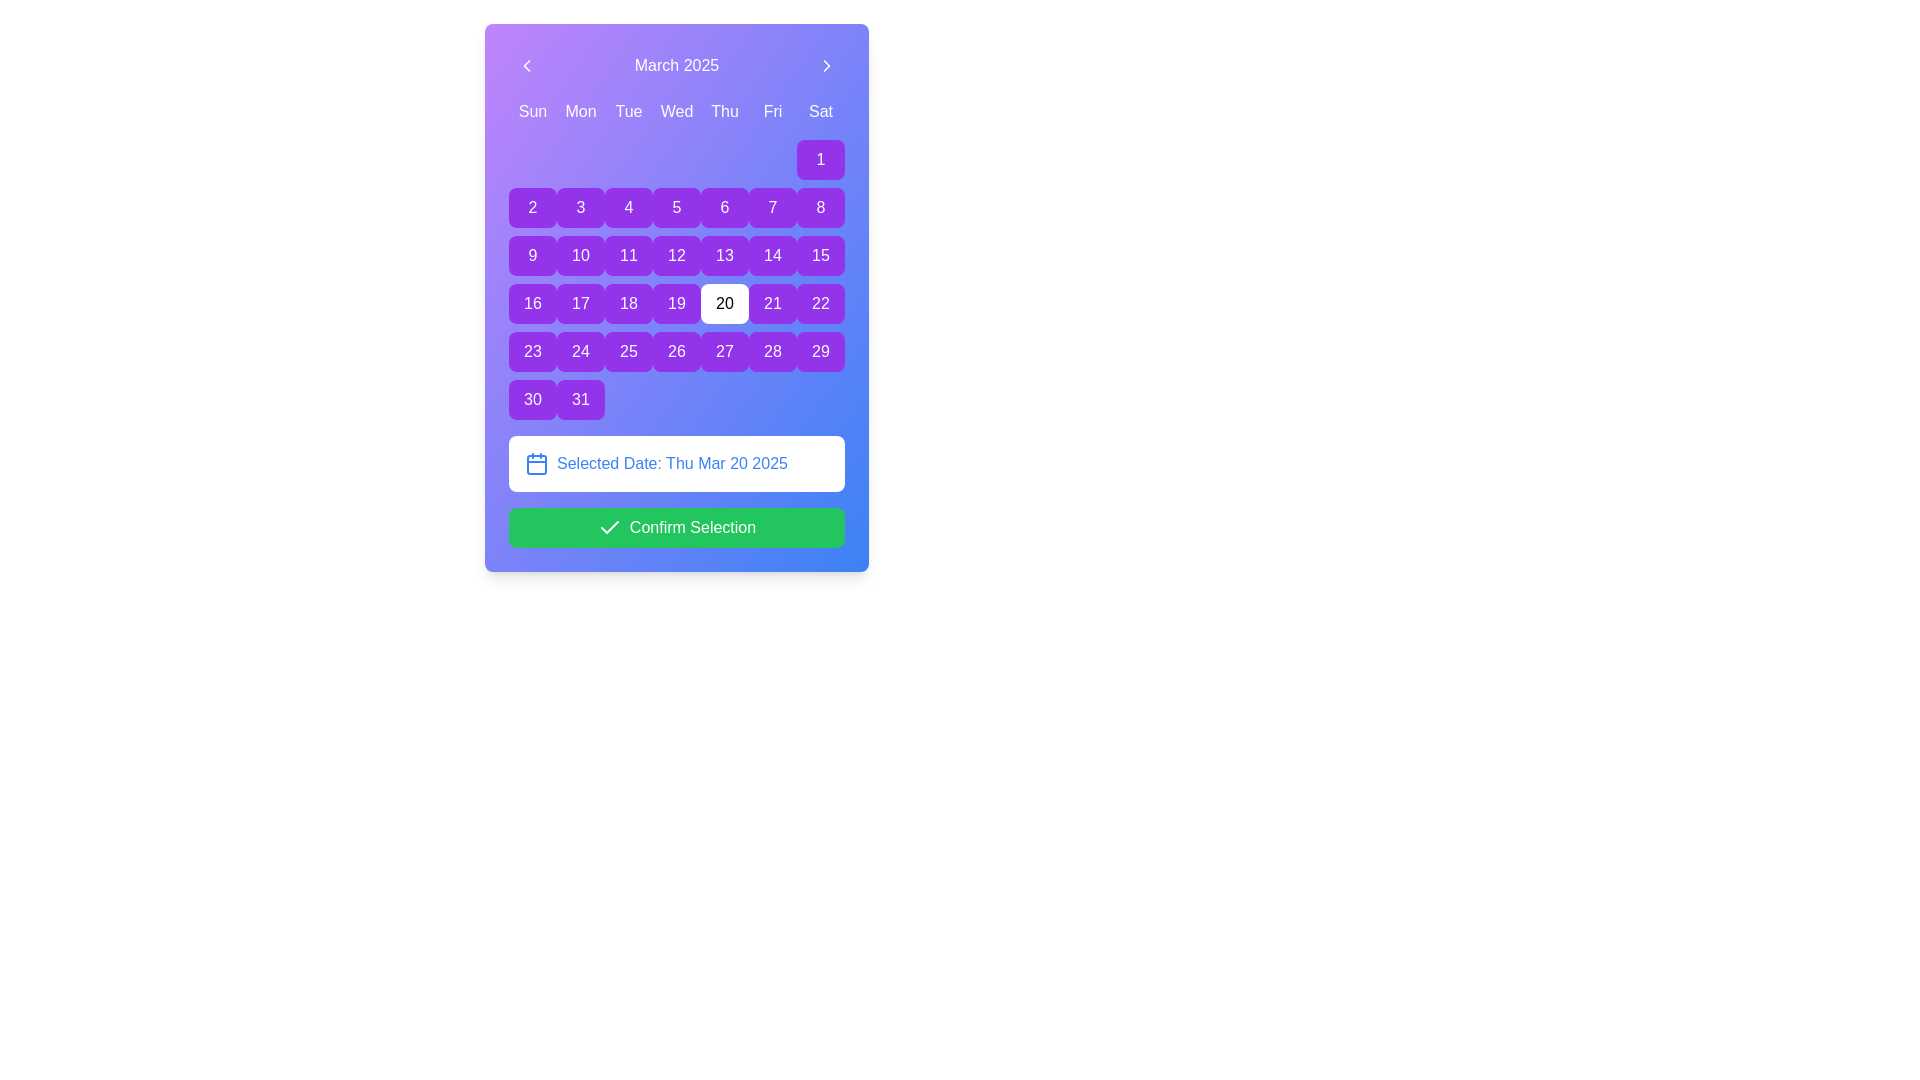 The image size is (1920, 1080). What do you see at coordinates (627, 350) in the screenshot?
I see `the calendar button that represents the selectable day '25' located in the sixth row and third column of the grid layout to observe the hover effect` at bounding box center [627, 350].